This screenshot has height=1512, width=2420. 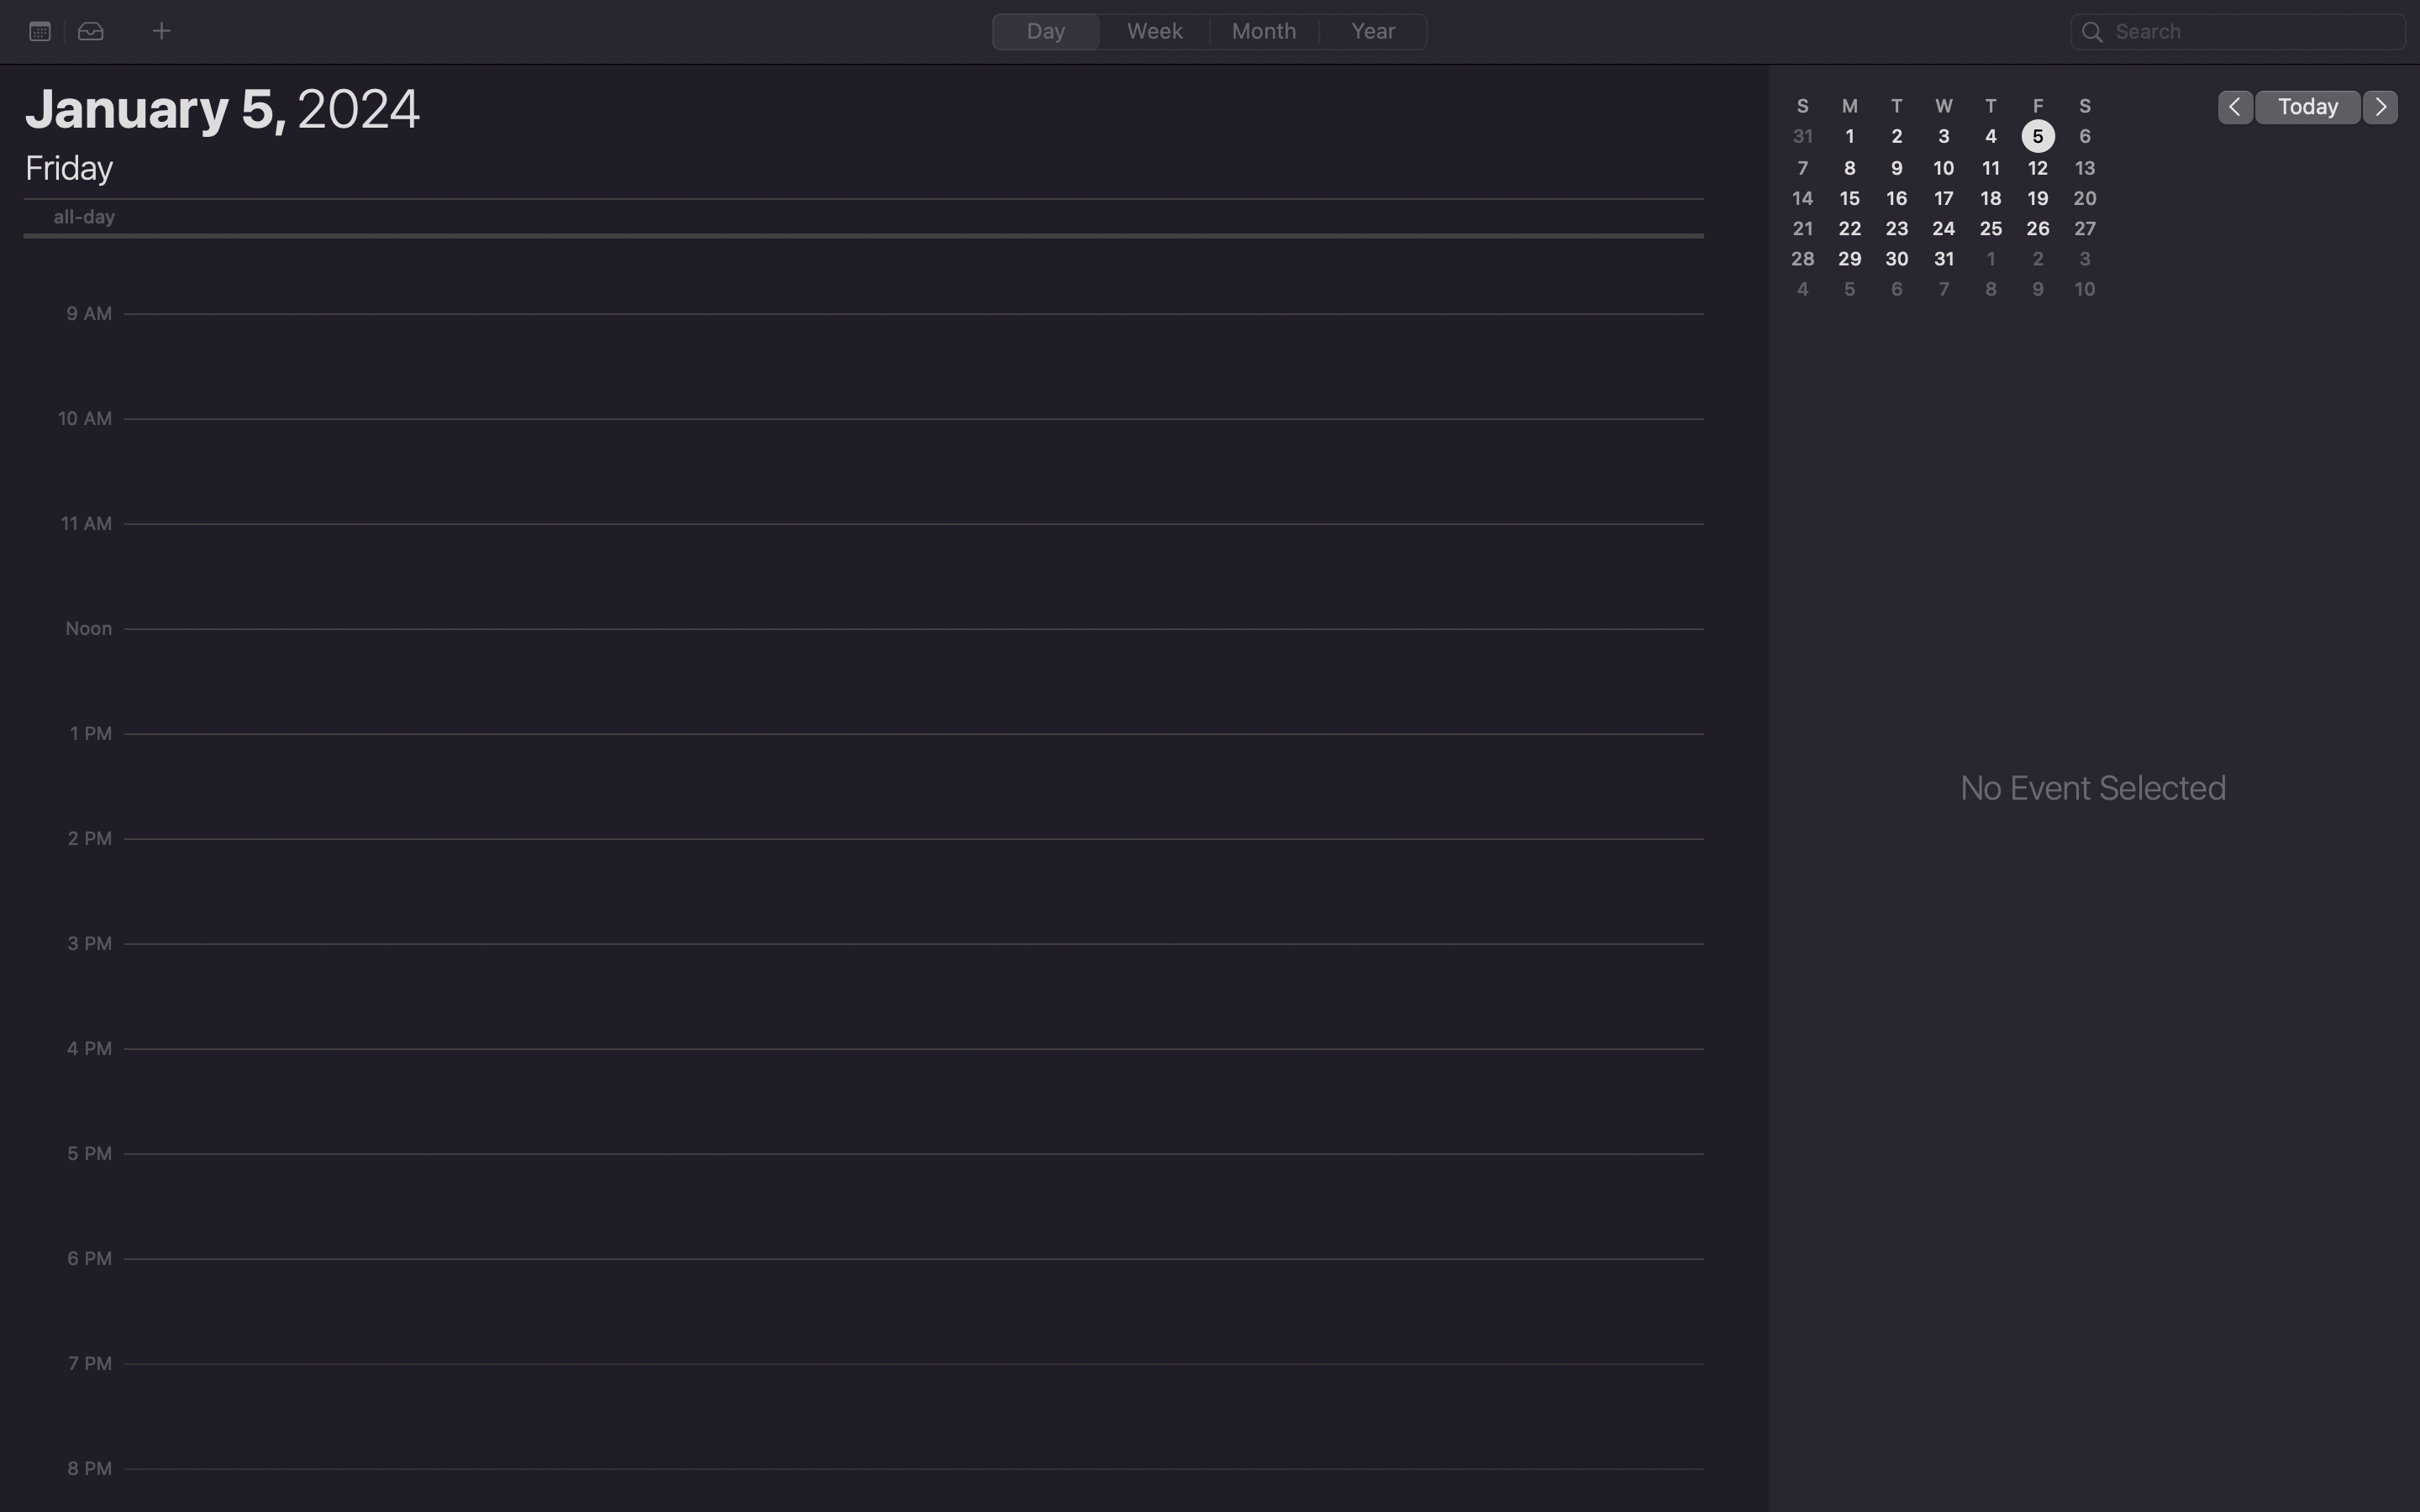 What do you see at coordinates (1988, 137) in the screenshot?
I see `the number four on the display` at bounding box center [1988, 137].